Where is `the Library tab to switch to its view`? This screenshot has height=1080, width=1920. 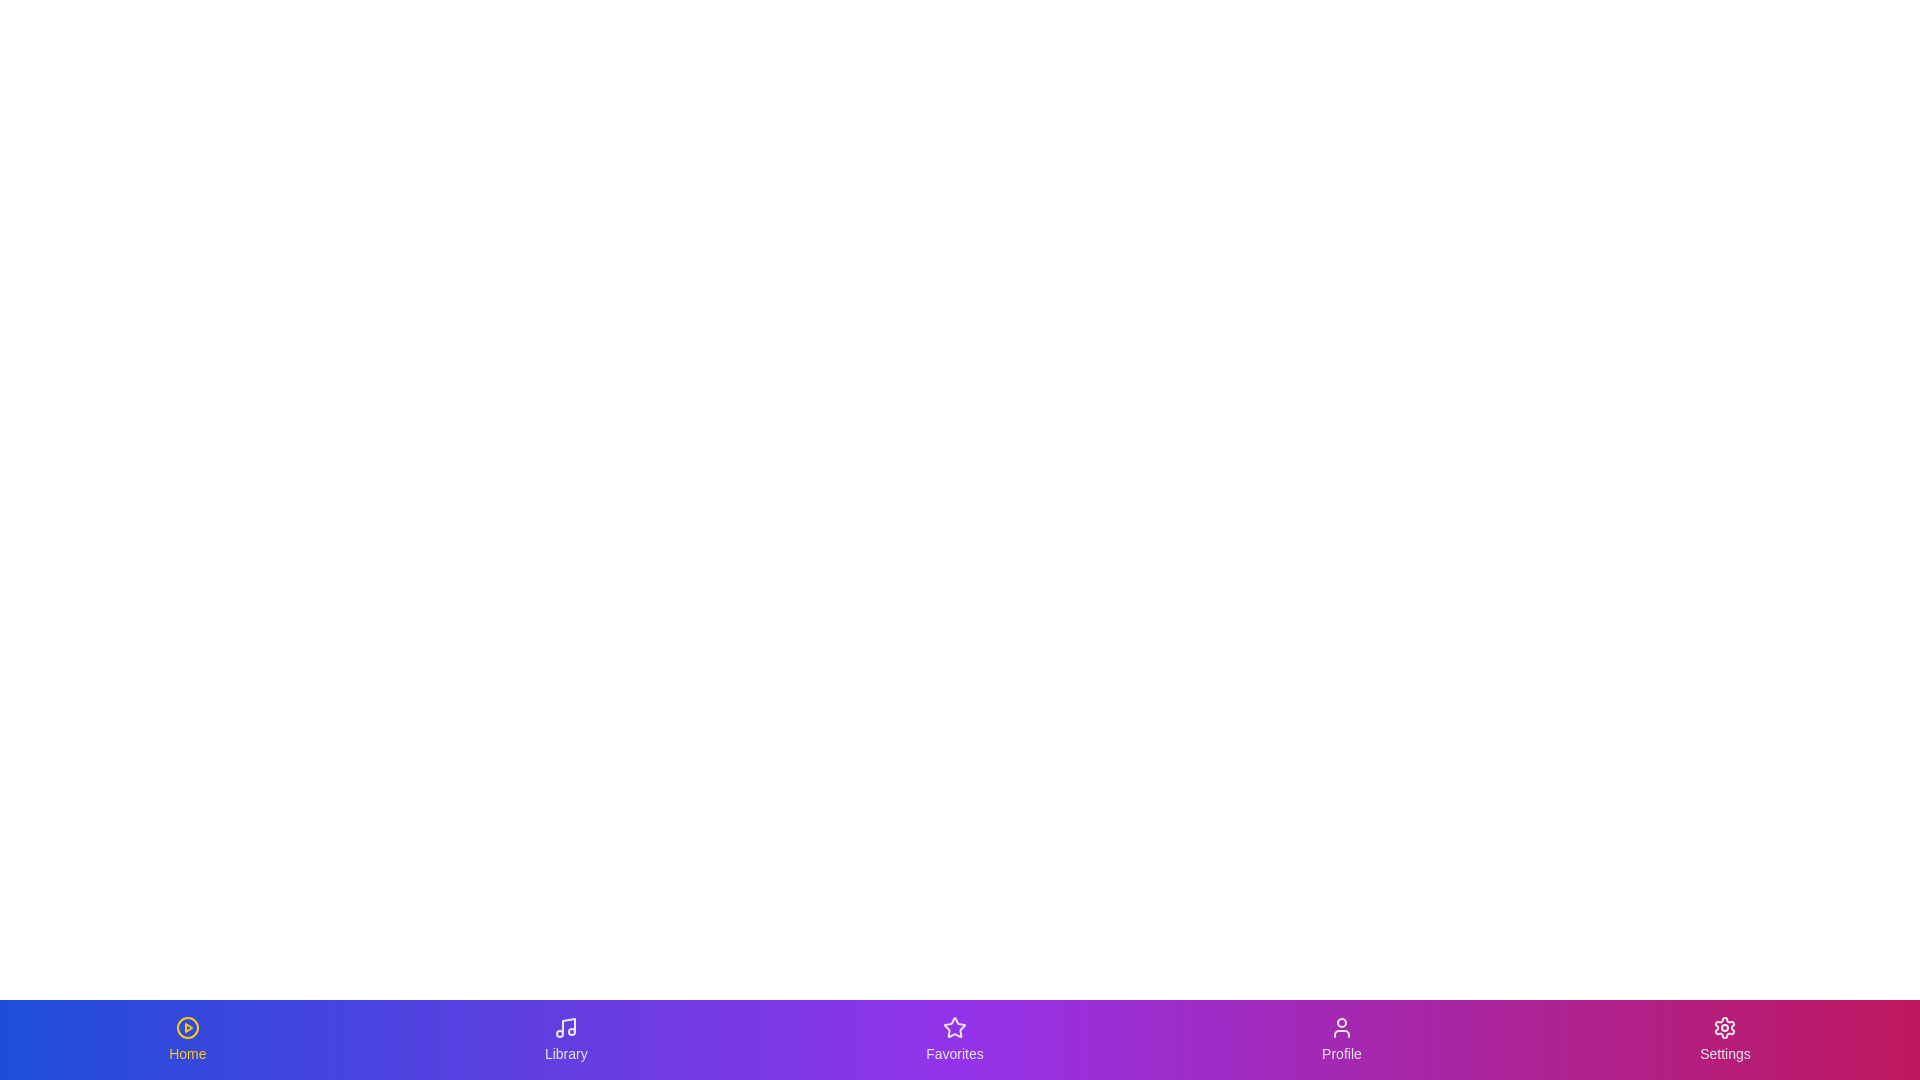
the Library tab to switch to its view is located at coordinates (565, 1039).